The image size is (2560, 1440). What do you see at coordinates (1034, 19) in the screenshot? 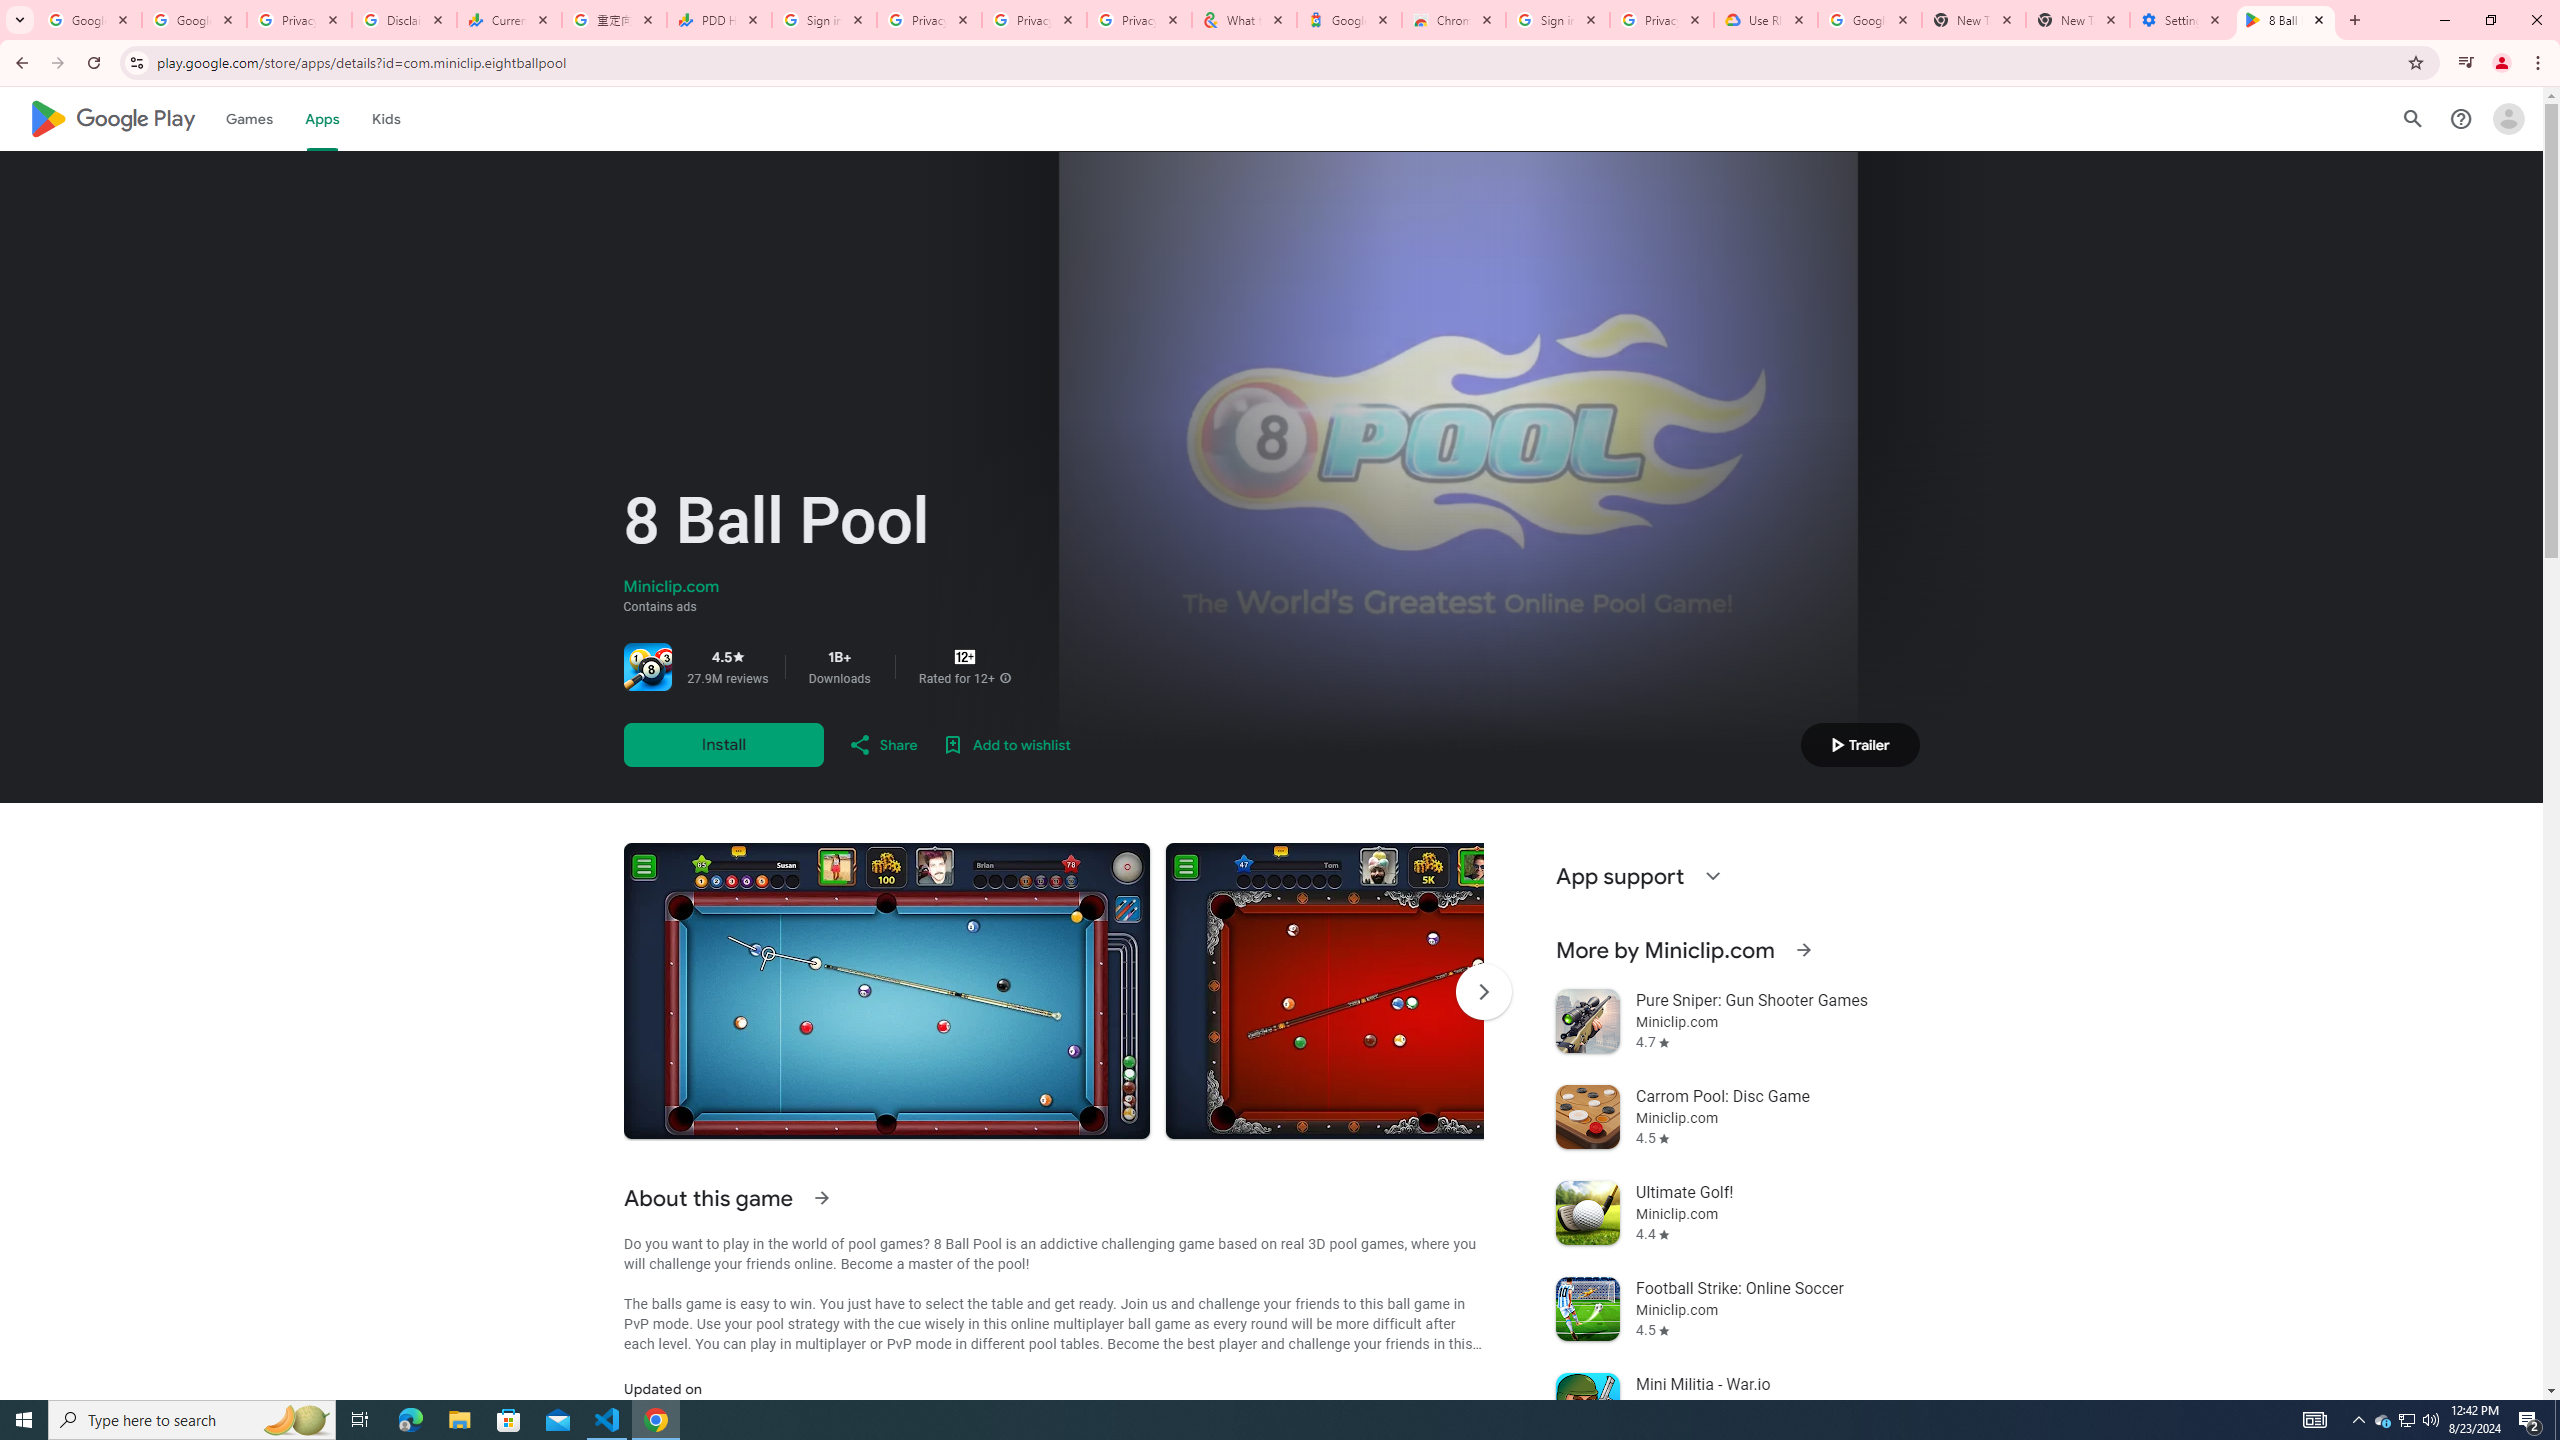
I see `'Privacy Checkup'` at bounding box center [1034, 19].